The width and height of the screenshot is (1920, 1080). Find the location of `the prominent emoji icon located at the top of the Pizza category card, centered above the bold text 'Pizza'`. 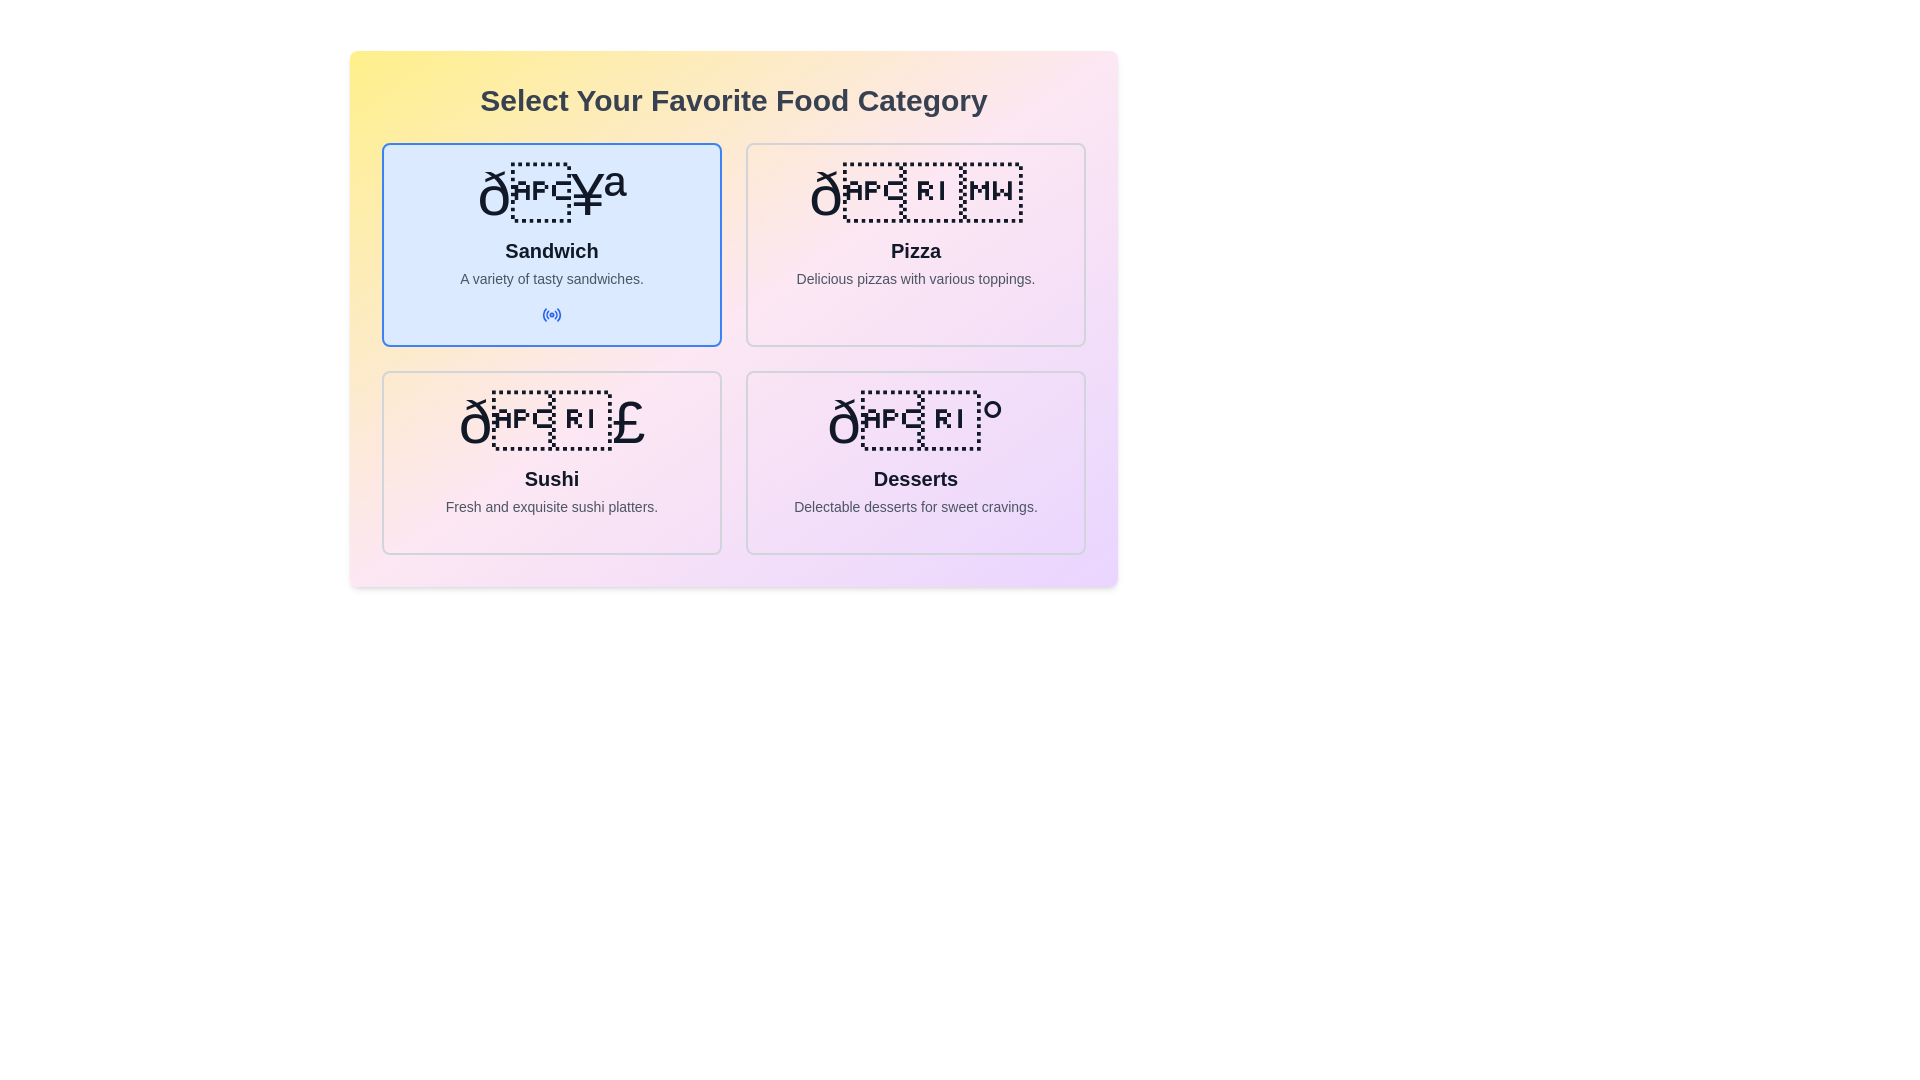

the prominent emoji icon located at the top of the Pizza category card, centered above the bold text 'Pizza' is located at coordinates (915, 195).